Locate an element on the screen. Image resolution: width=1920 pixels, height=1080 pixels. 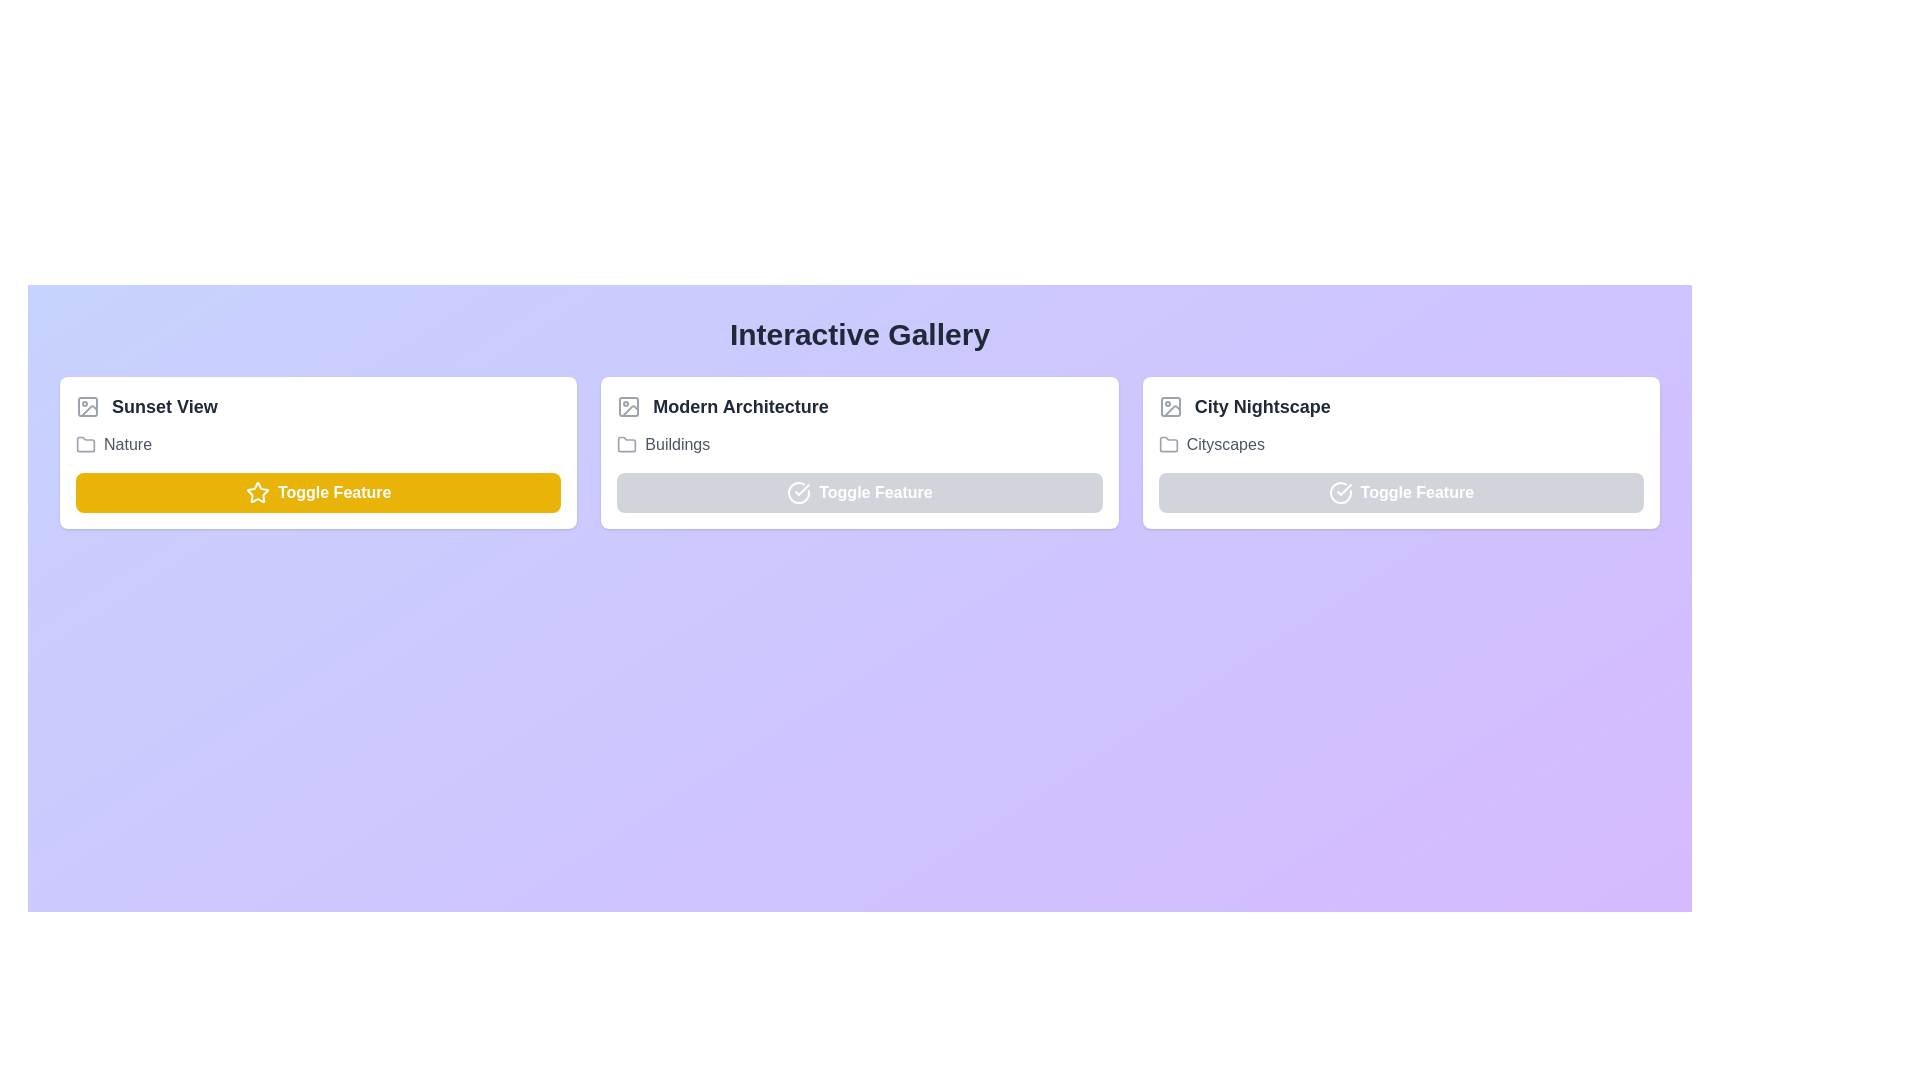
the folder icon located at the top left corner of the 'Modern Architecture' card is located at coordinates (626, 443).